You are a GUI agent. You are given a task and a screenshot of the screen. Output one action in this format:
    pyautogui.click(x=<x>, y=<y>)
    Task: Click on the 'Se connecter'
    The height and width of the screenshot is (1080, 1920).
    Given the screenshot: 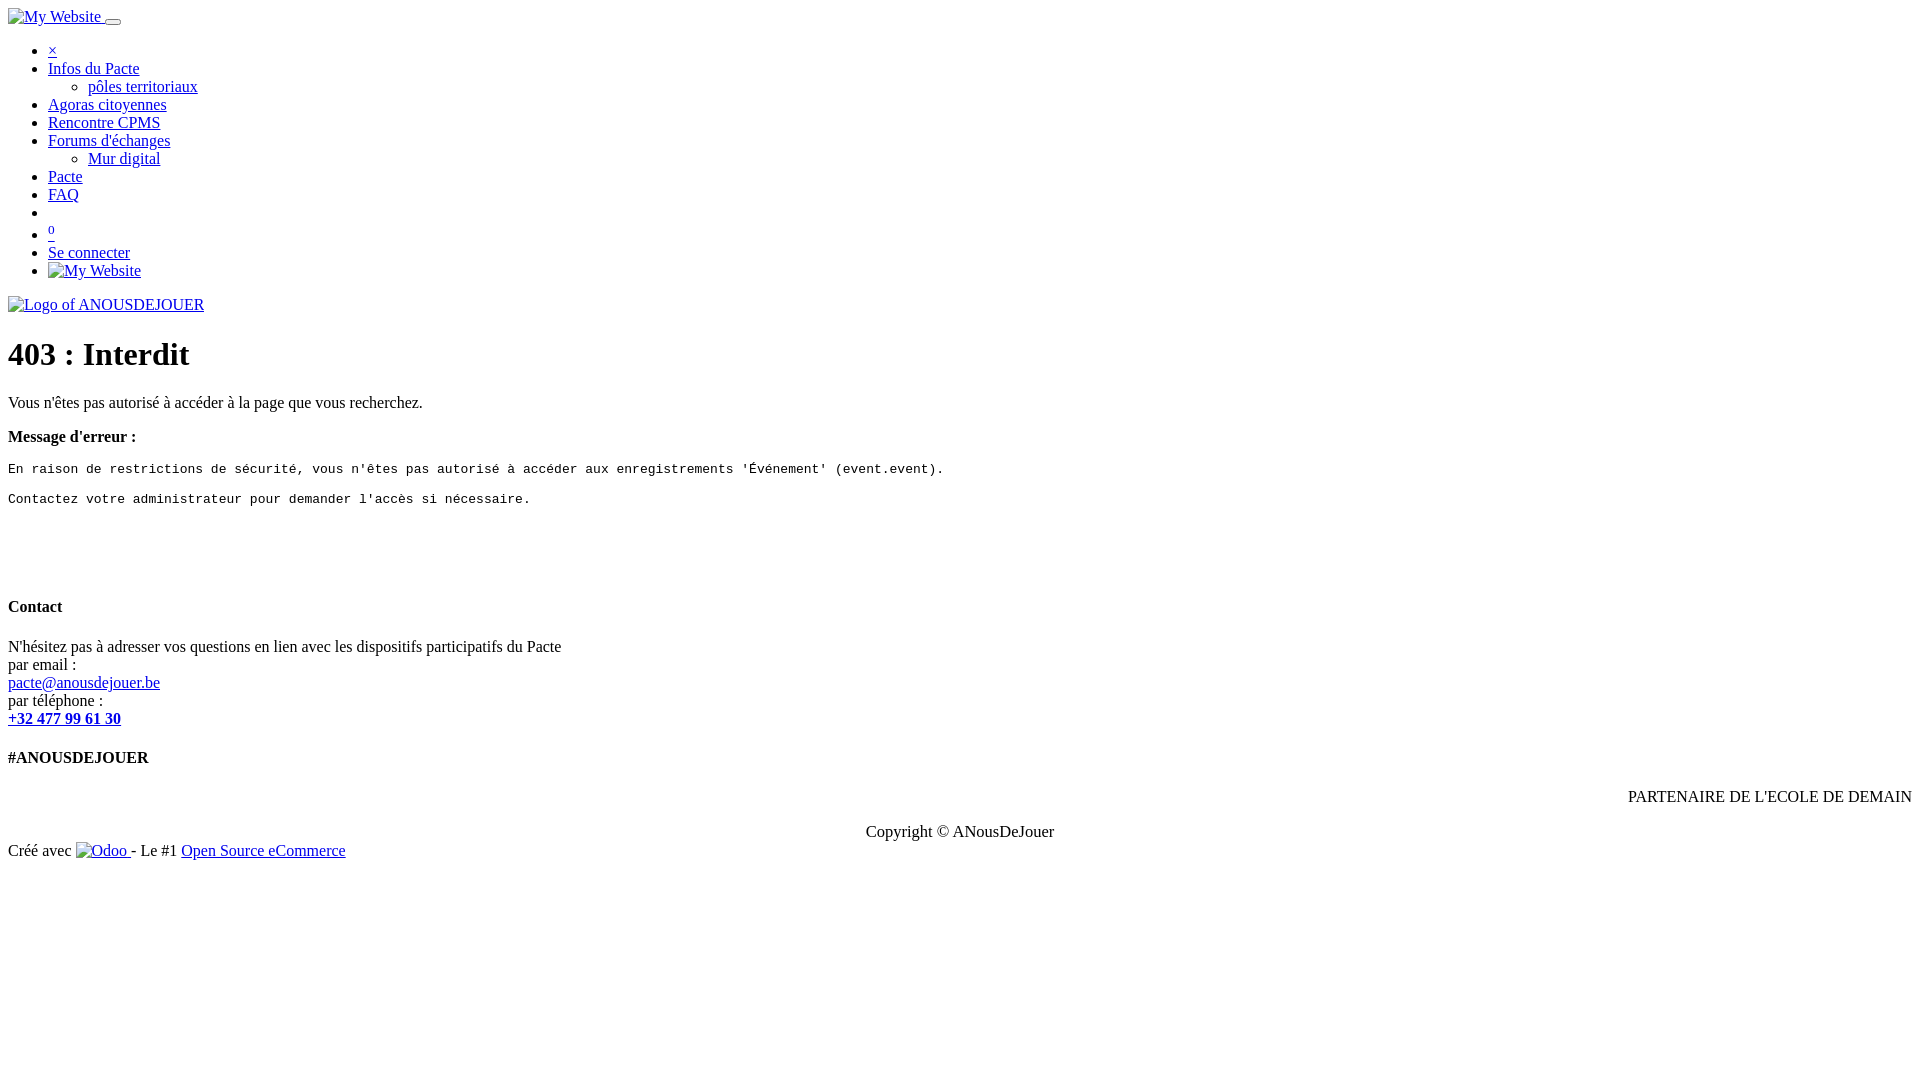 What is the action you would take?
    pyautogui.click(x=48, y=251)
    